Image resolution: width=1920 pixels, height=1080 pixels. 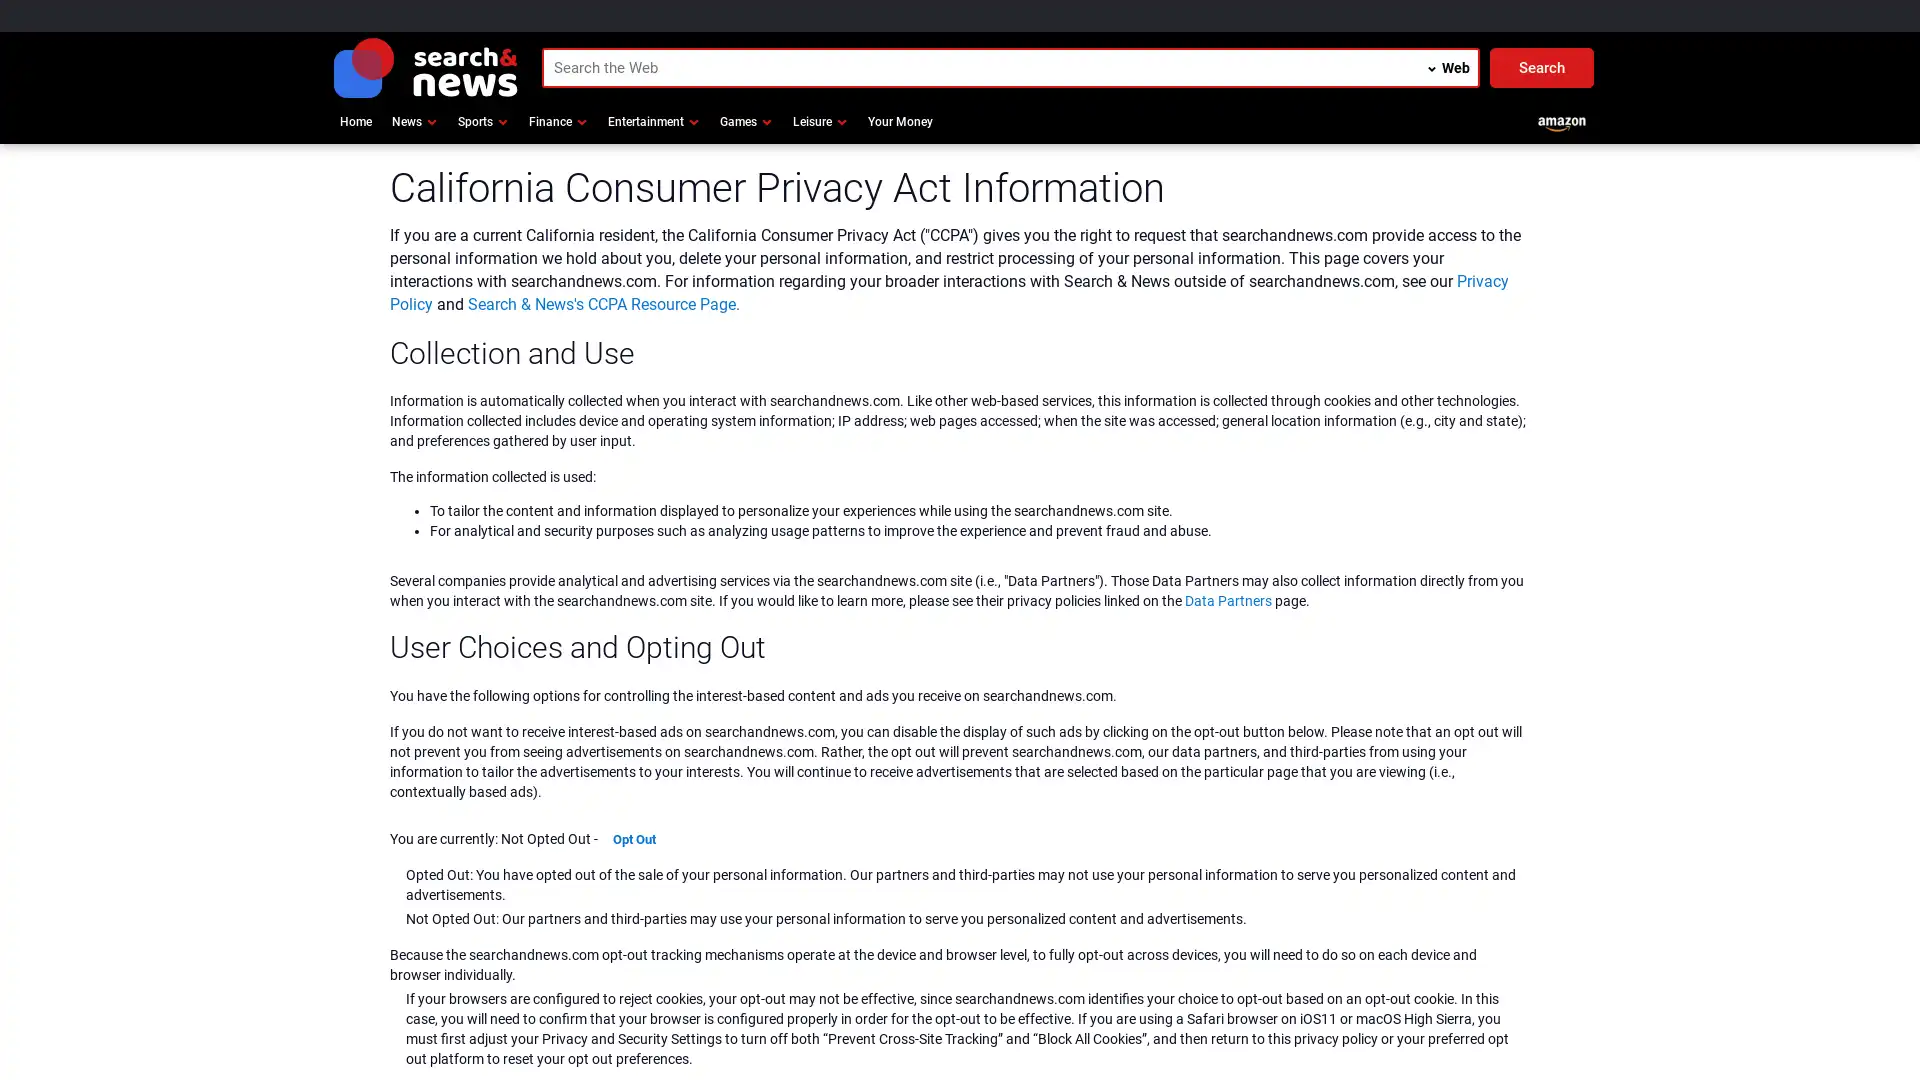 I want to click on Opt Out, so click(x=633, y=839).